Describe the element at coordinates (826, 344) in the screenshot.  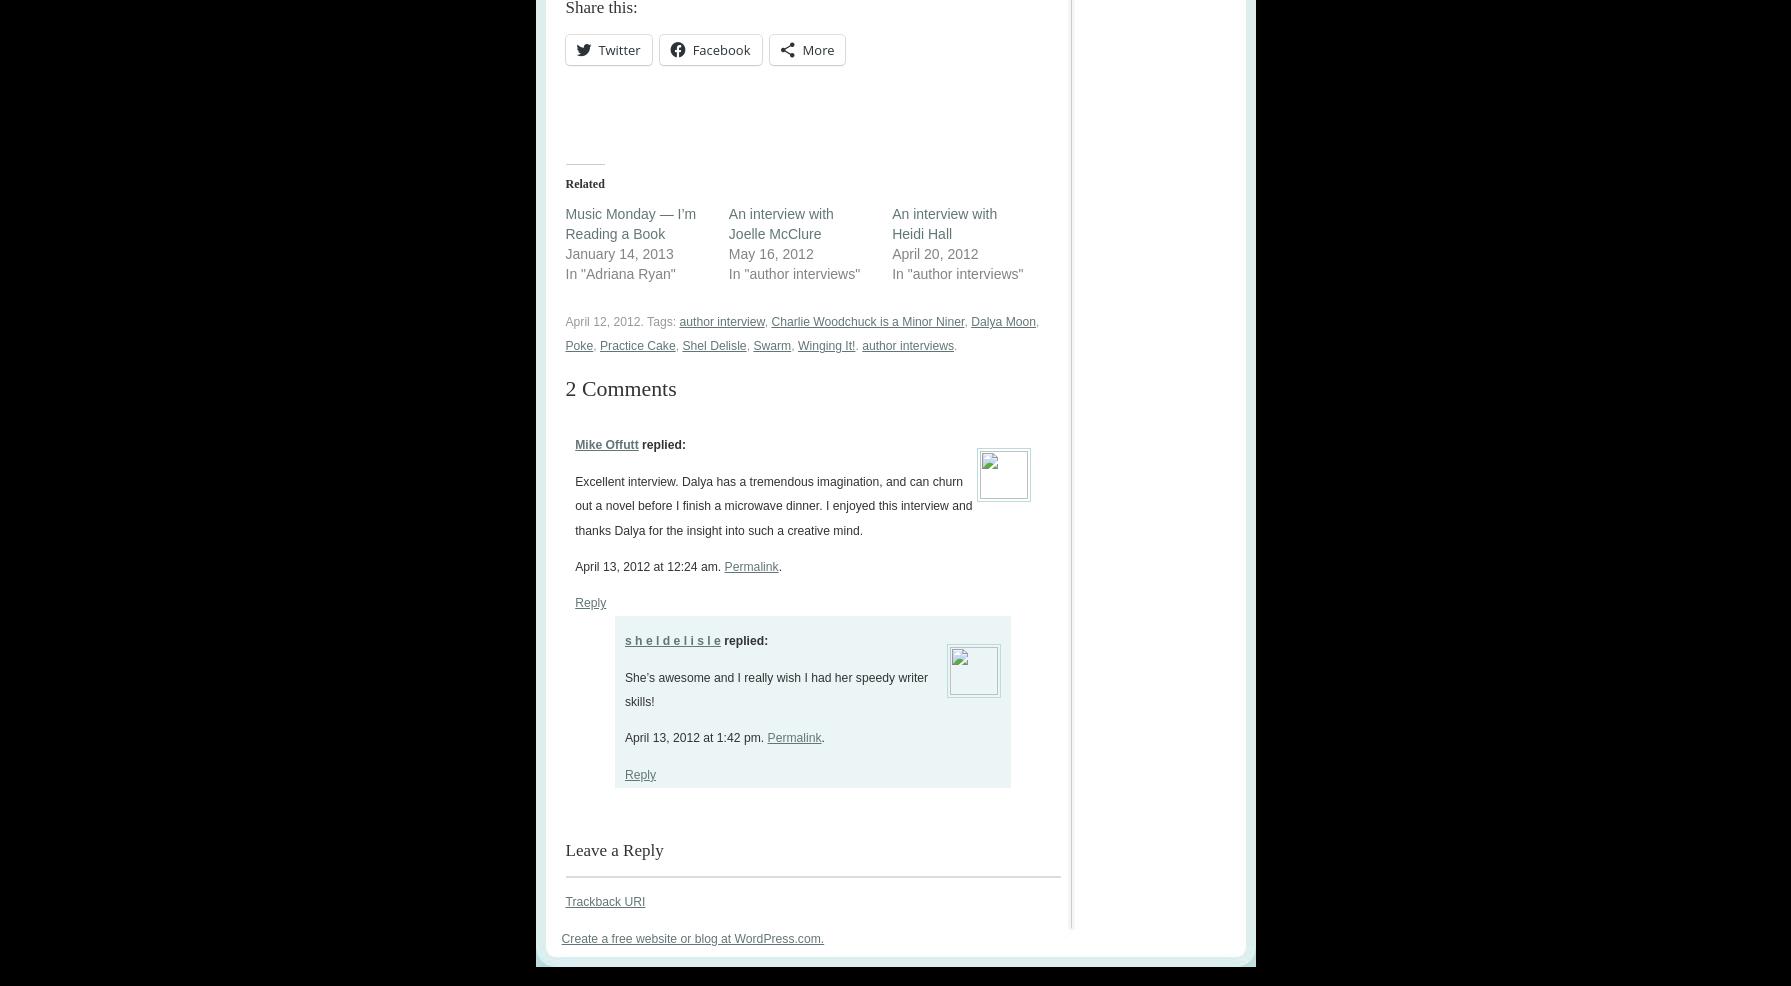
I see `'Winging It!'` at that location.